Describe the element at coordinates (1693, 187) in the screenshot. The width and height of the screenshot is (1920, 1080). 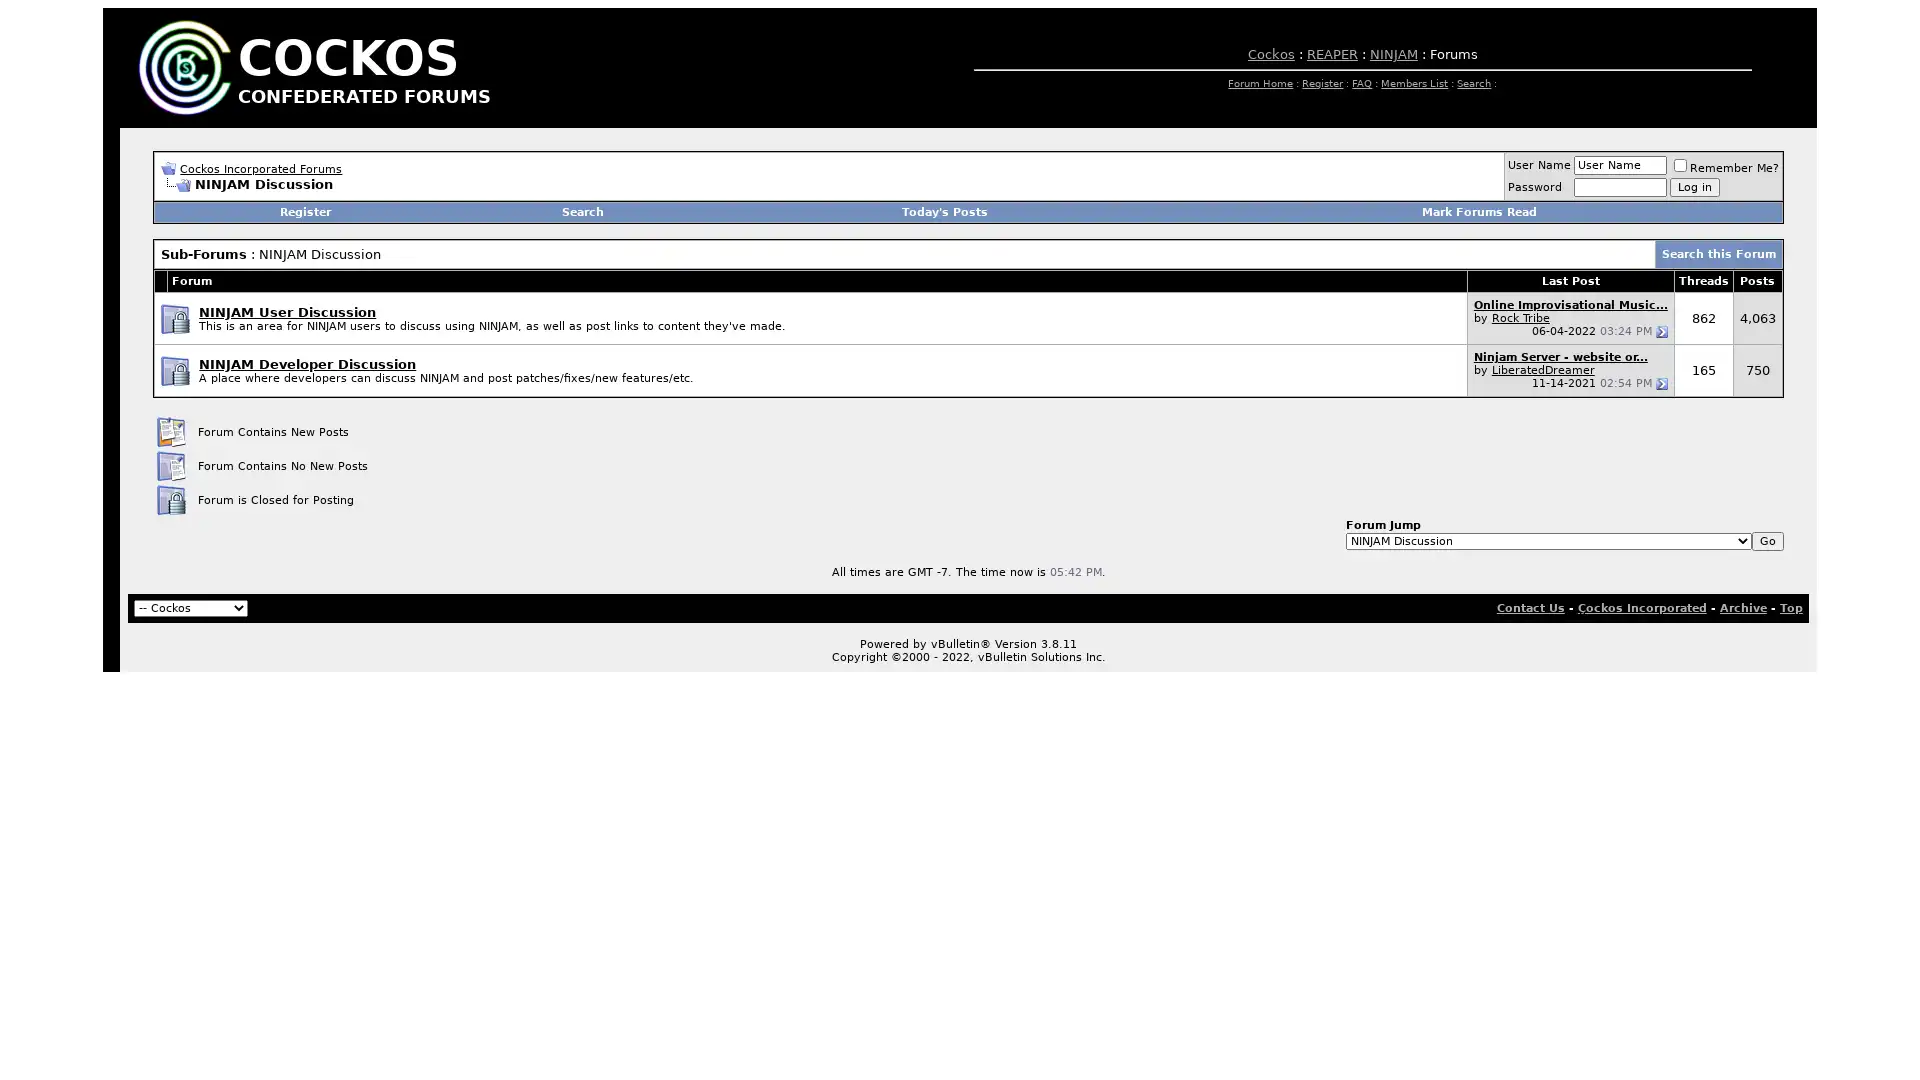
I see `Log in` at that location.